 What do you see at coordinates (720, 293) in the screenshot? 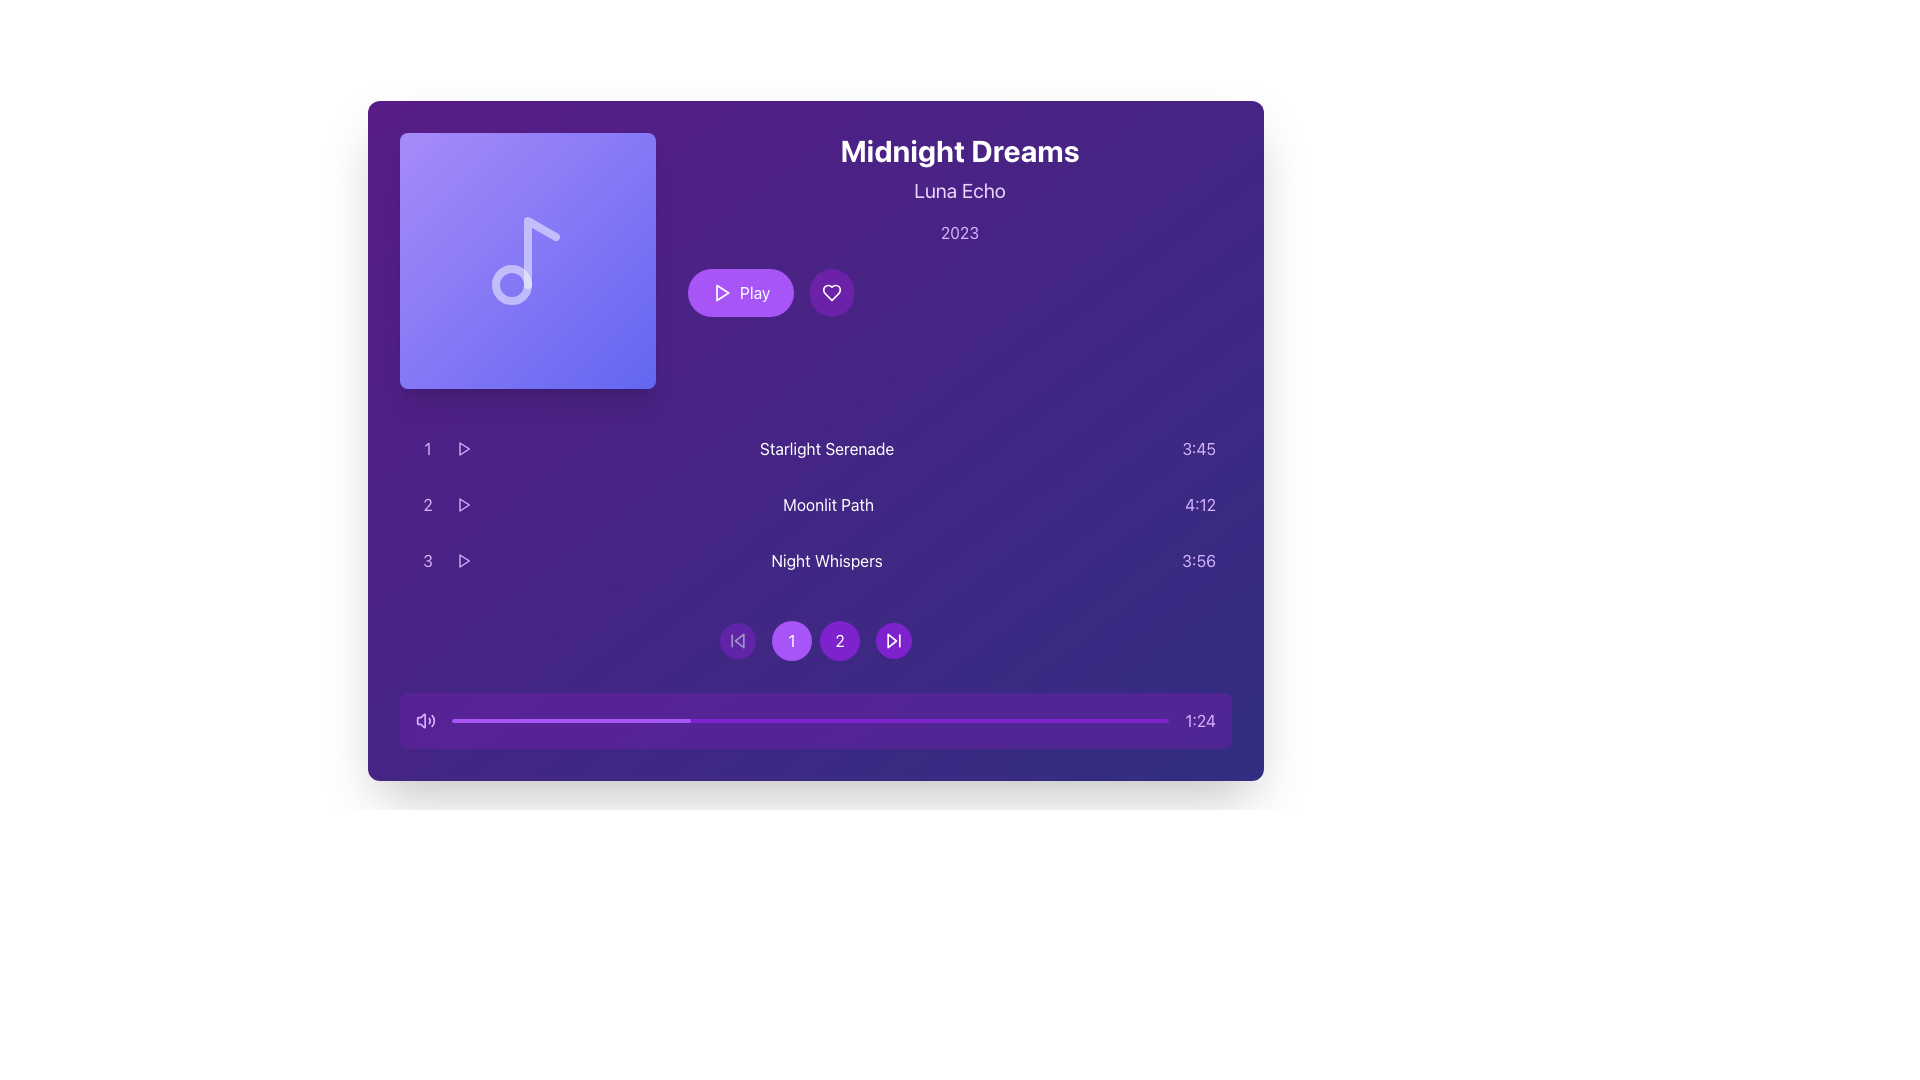
I see `the play icon located inside the purple circular button labeled 'Play' to initiate playback of the media displayed on the interface` at bounding box center [720, 293].